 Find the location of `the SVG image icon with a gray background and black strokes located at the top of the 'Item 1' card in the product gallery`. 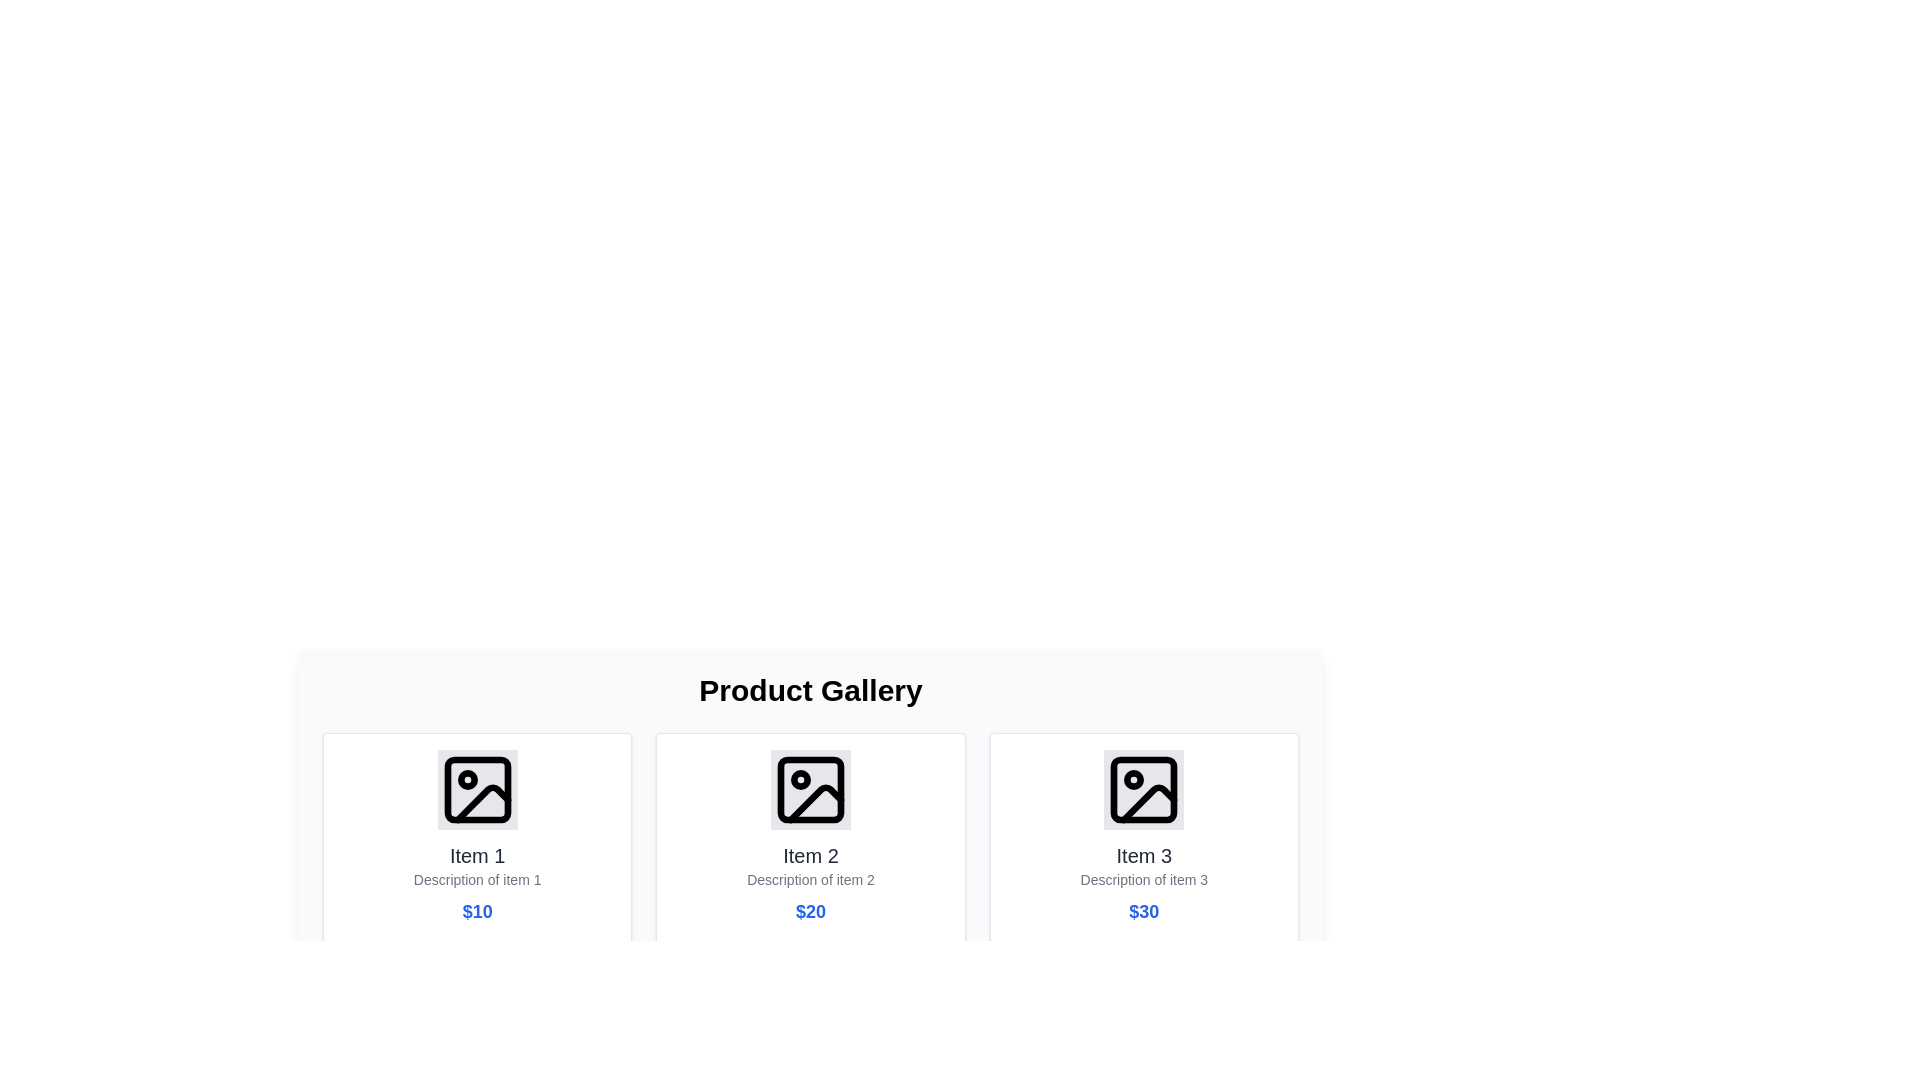

the SVG image icon with a gray background and black strokes located at the top of the 'Item 1' card in the product gallery is located at coordinates (476, 789).